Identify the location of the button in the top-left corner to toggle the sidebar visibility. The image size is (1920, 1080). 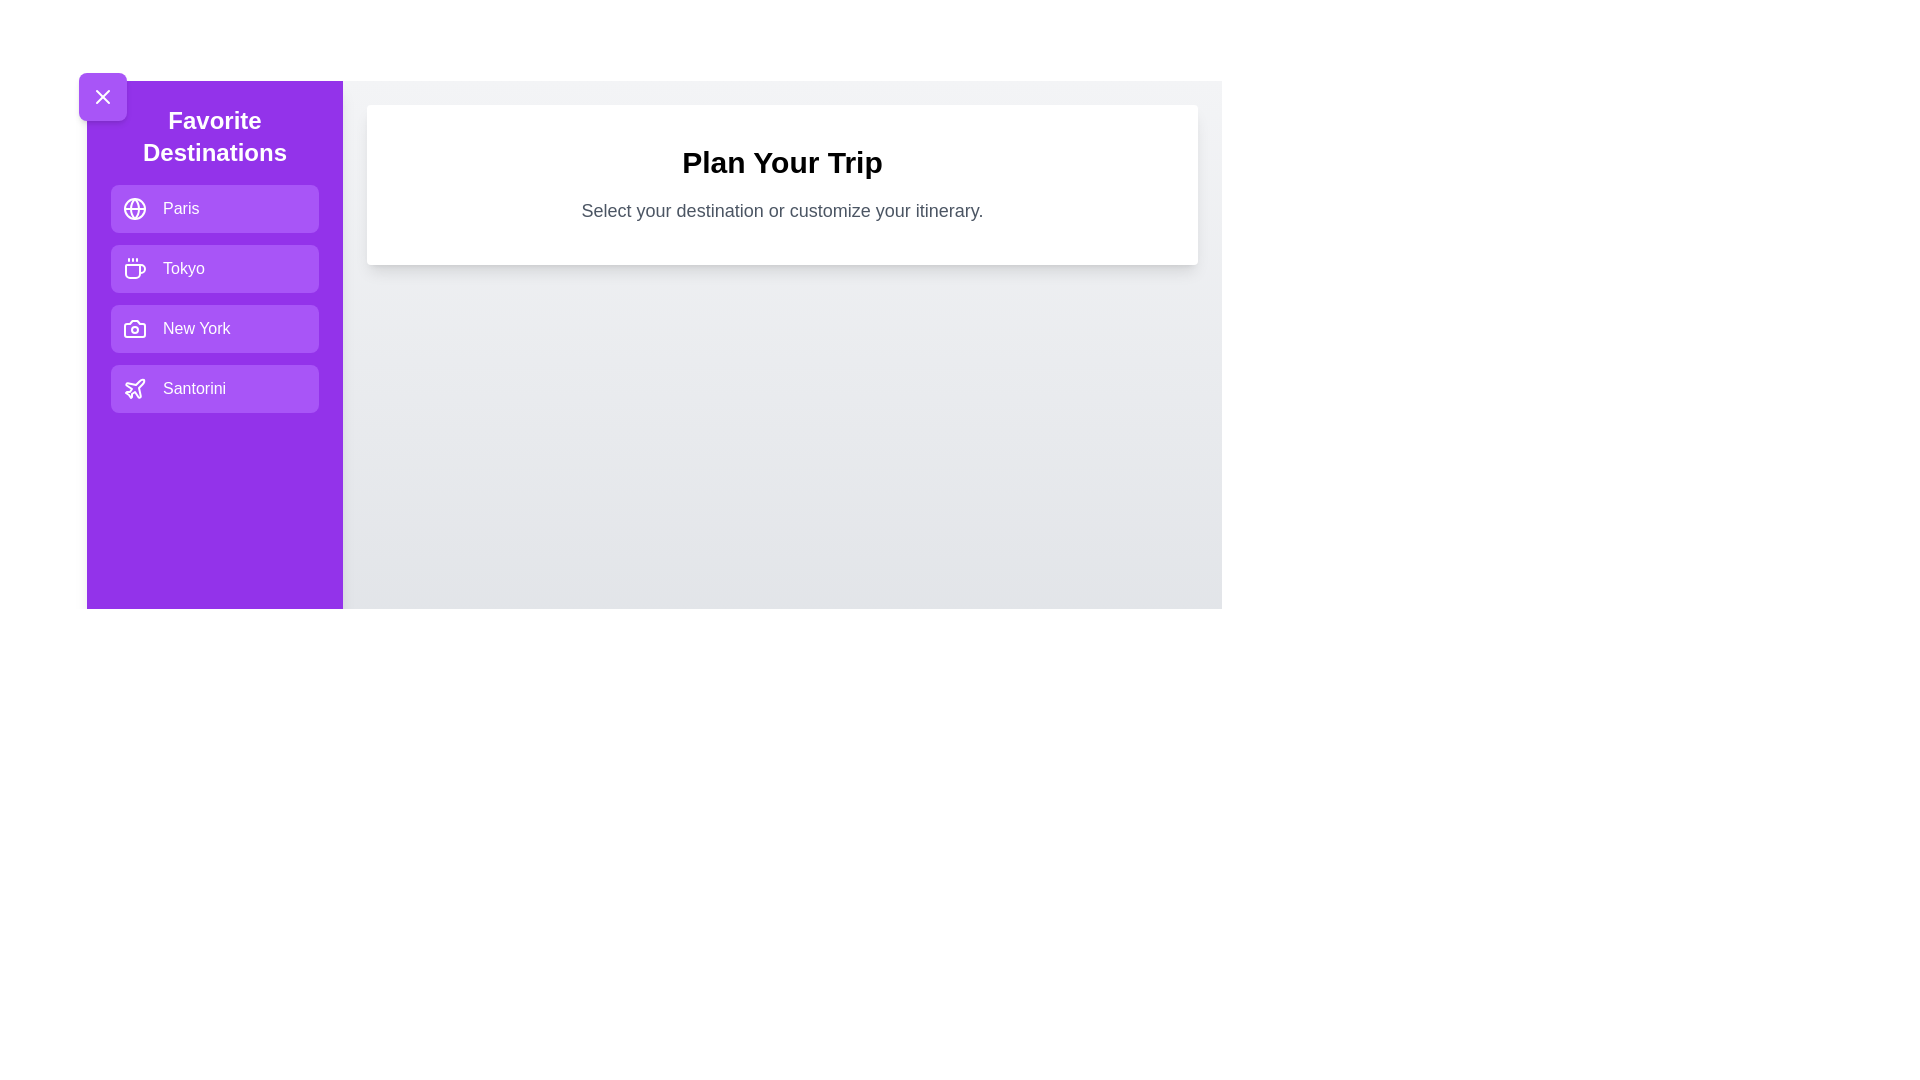
(101, 96).